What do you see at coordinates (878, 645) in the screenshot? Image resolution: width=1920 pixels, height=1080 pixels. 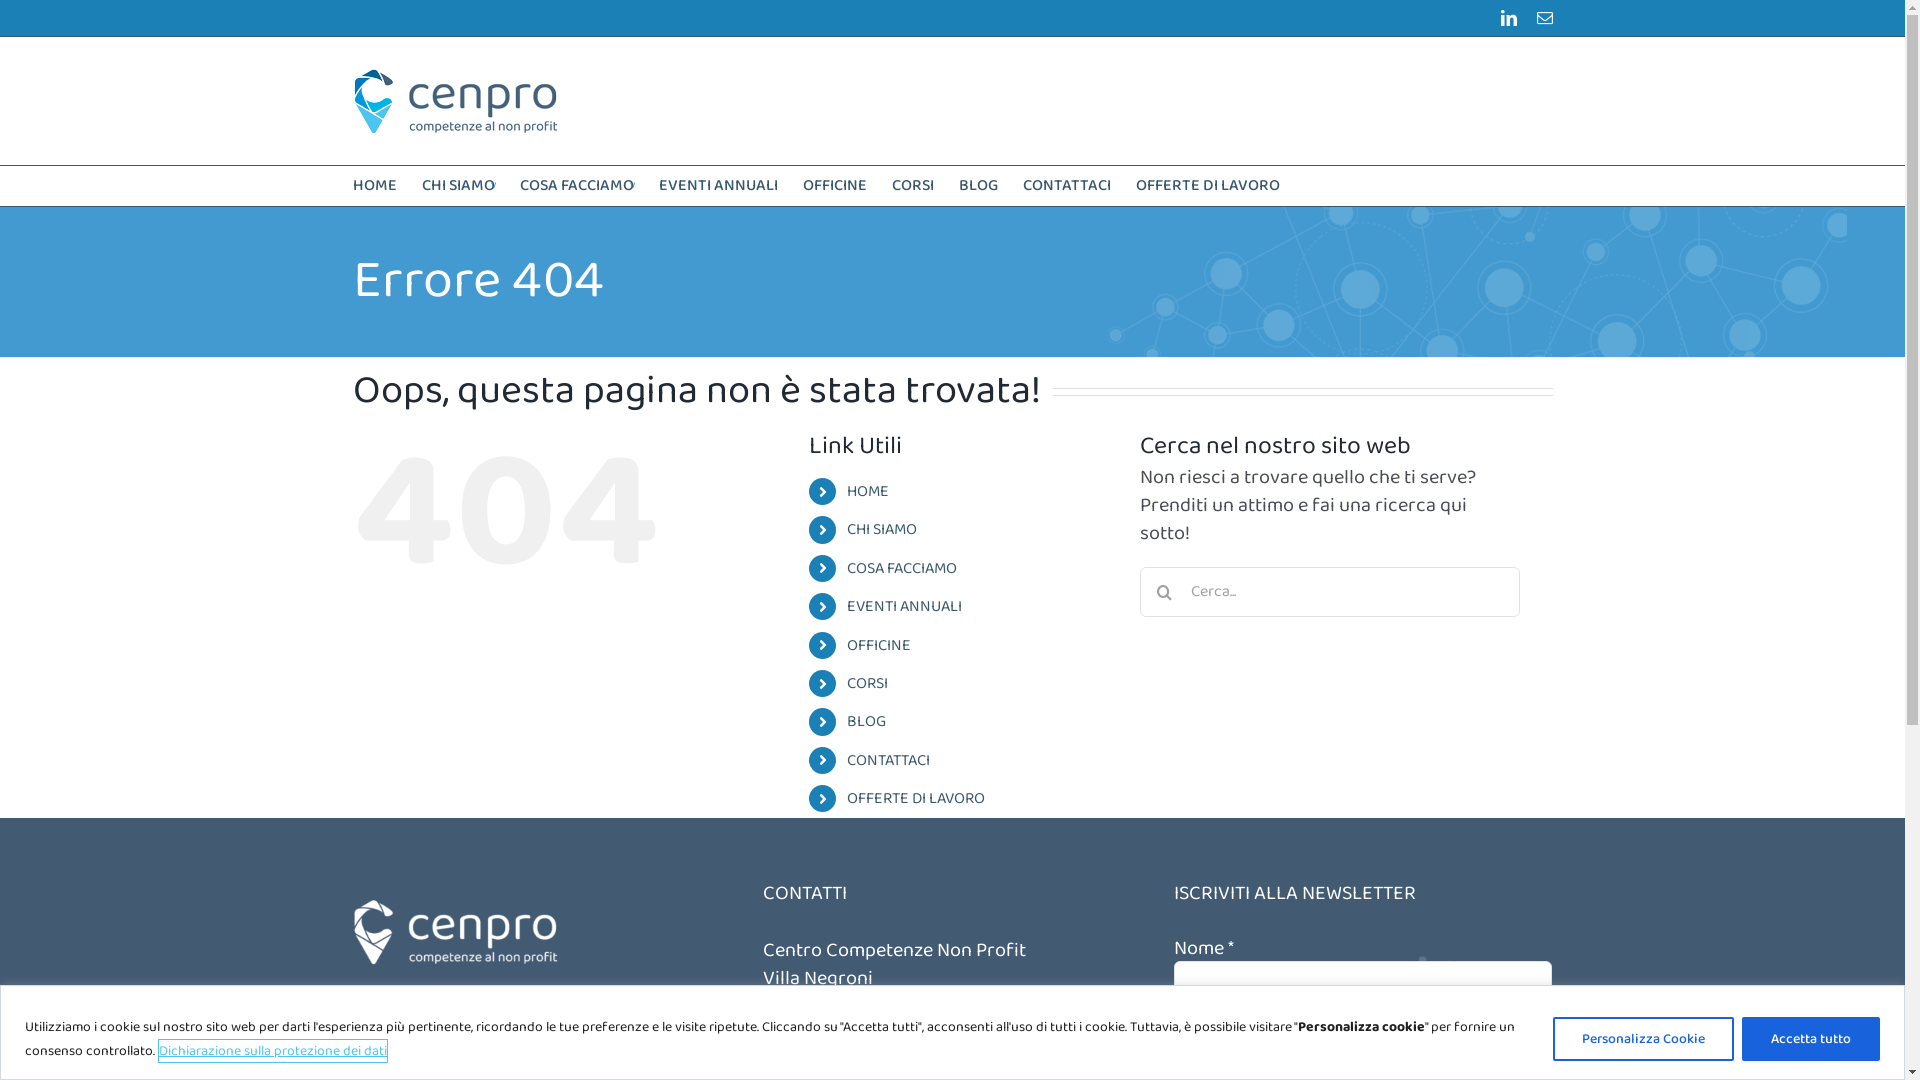 I see `'OFFICINE'` at bounding box center [878, 645].